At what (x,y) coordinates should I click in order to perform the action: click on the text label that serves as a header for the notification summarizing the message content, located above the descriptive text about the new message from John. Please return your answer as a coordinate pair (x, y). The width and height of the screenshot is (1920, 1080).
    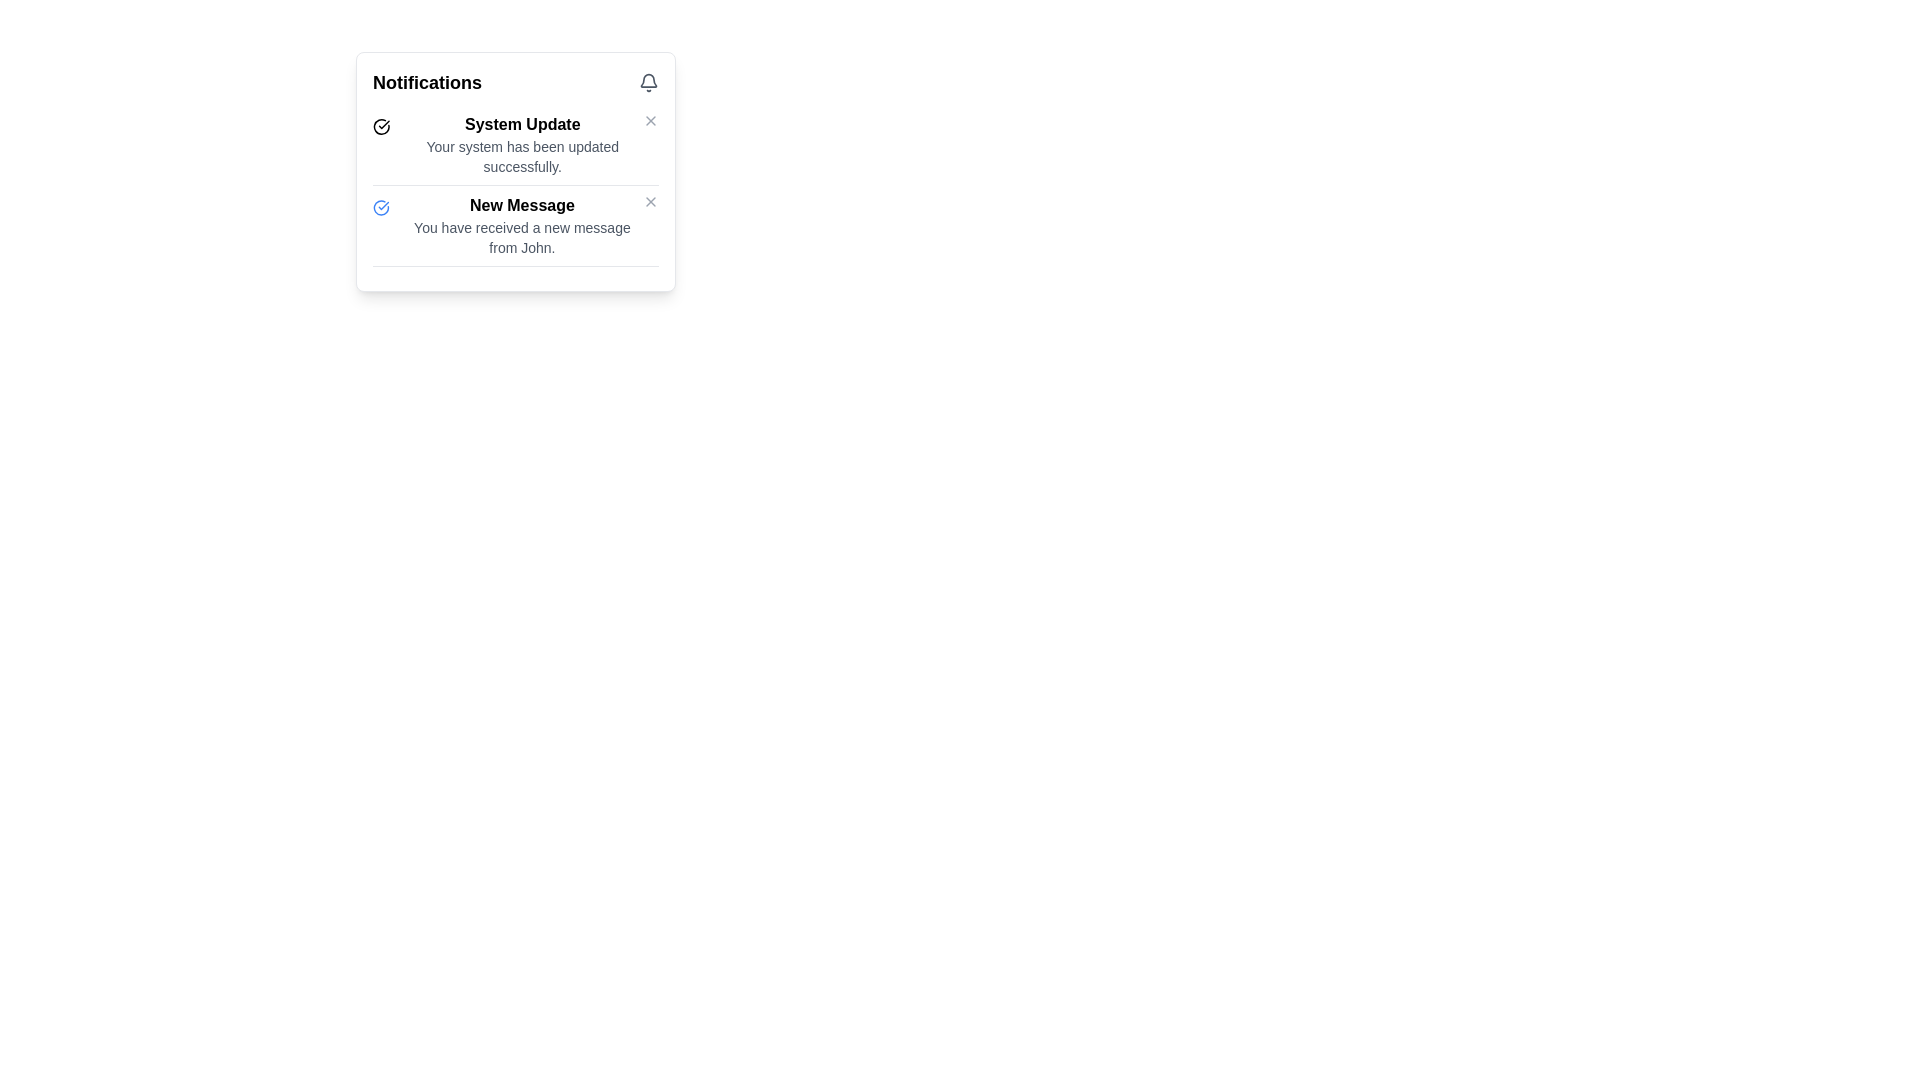
    Looking at the image, I should click on (522, 205).